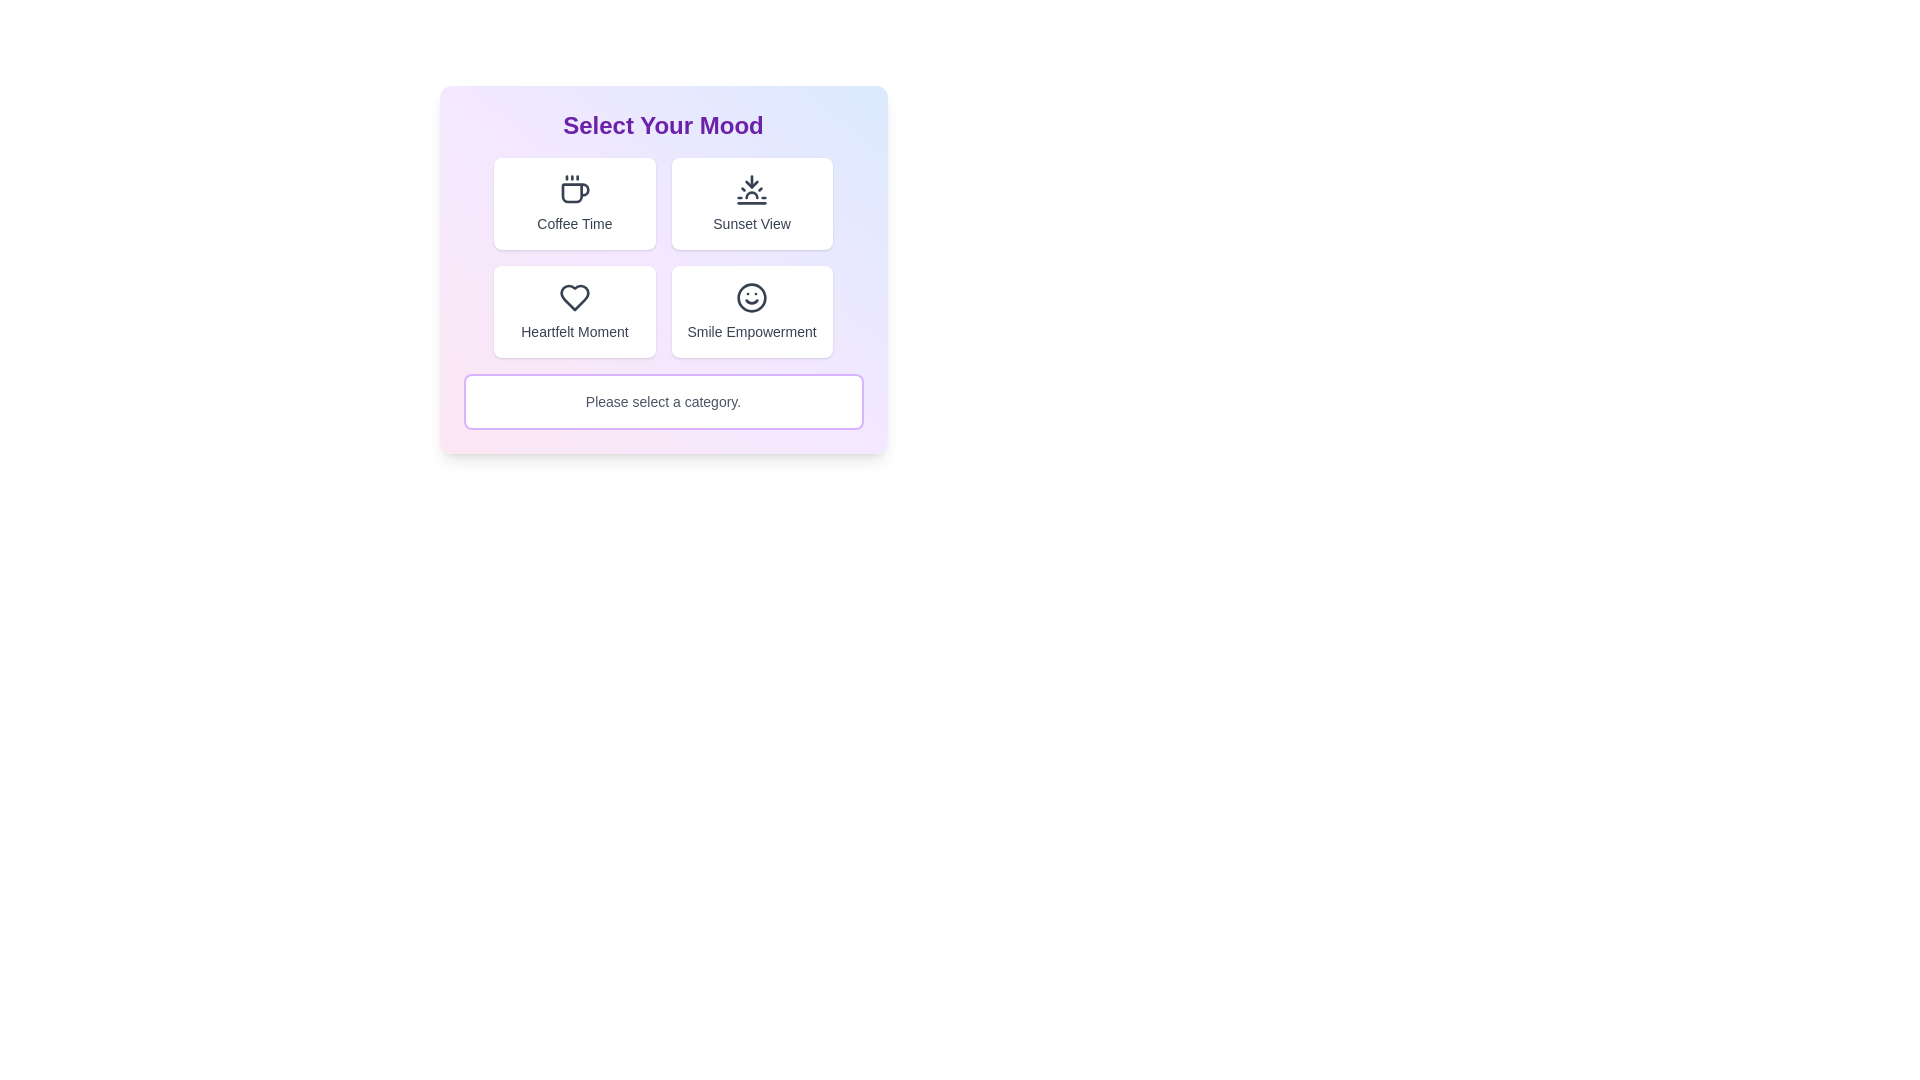 This screenshot has height=1080, width=1920. What do you see at coordinates (751, 189) in the screenshot?
I see `the sunset icon located in the upper-center portion of the 'Sunset View' button within the grid of options` at bounding box center [751, 189].